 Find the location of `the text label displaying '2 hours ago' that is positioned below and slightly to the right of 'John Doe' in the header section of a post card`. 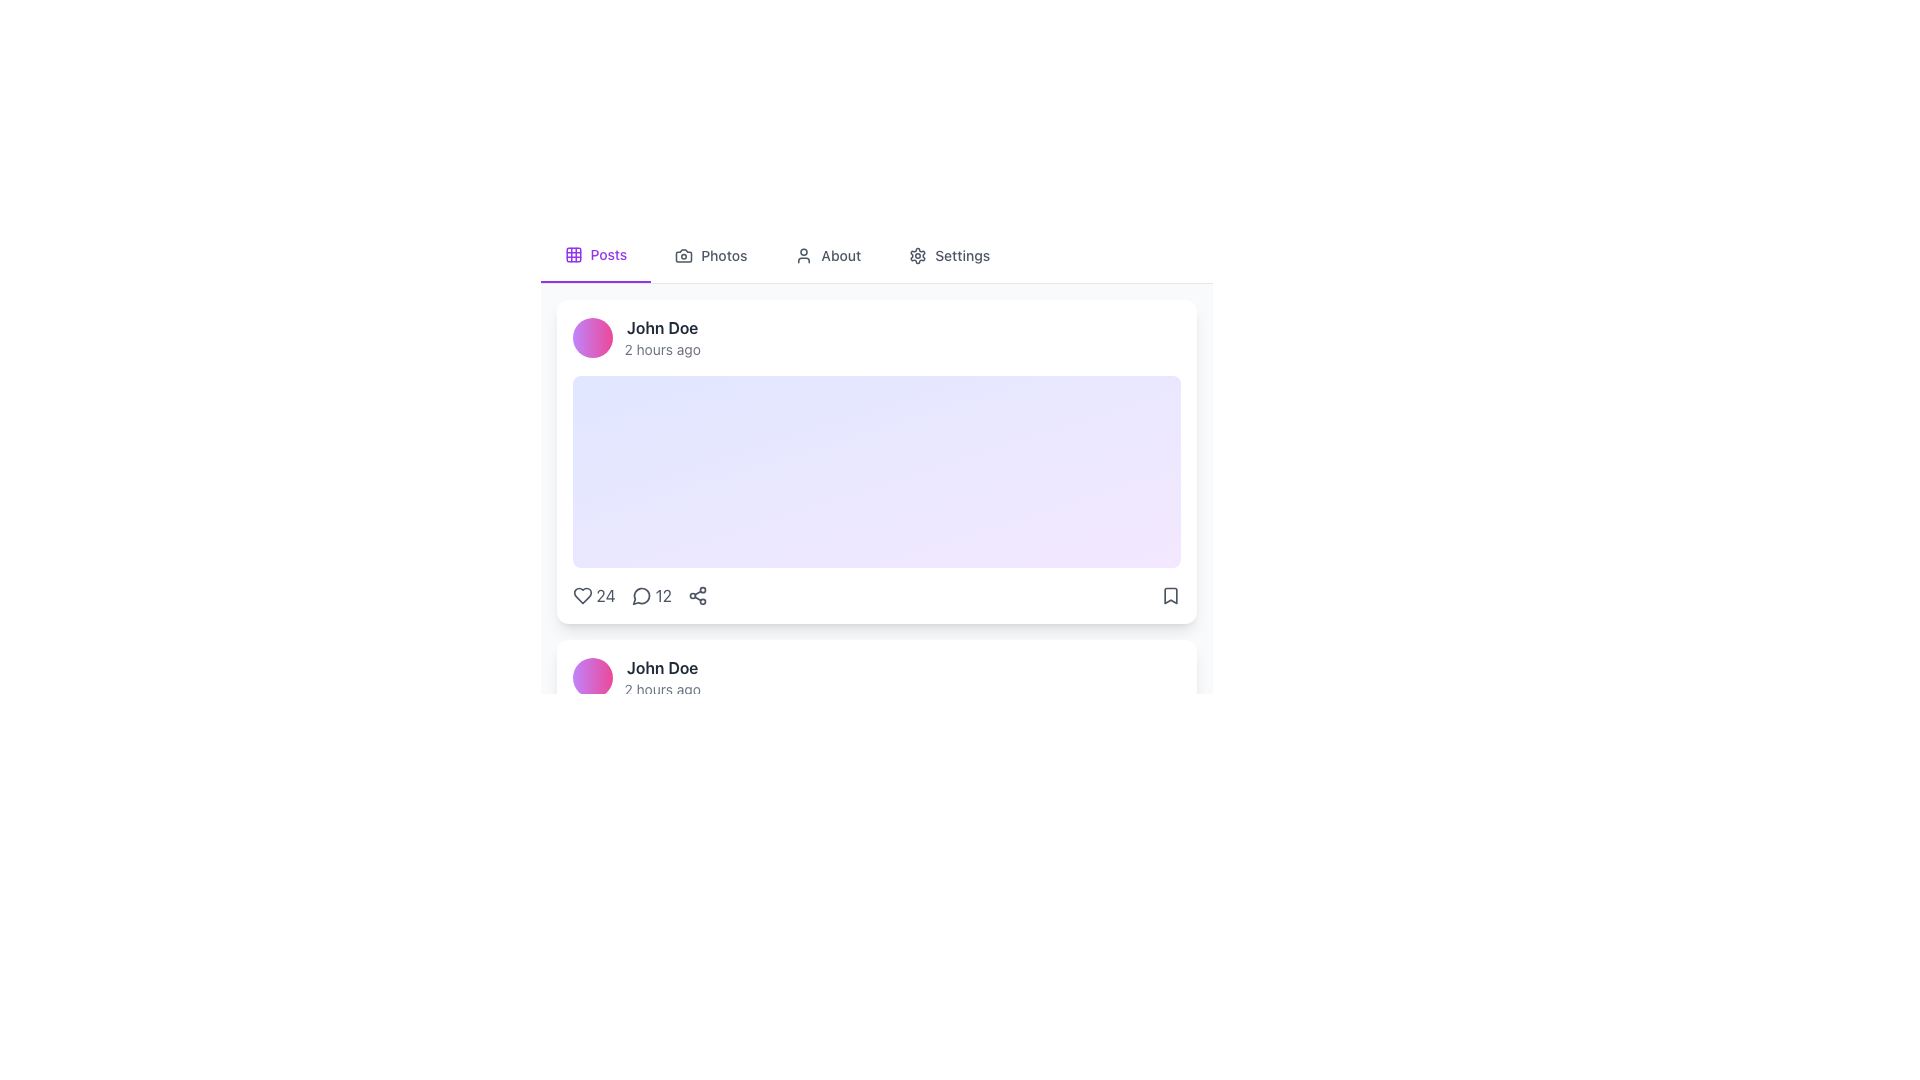

the text label displaying '2 hours ago' that is positioned below and slightly to the right of 'John Doe' in the header section of a post card is located at coordinates (662, 349).